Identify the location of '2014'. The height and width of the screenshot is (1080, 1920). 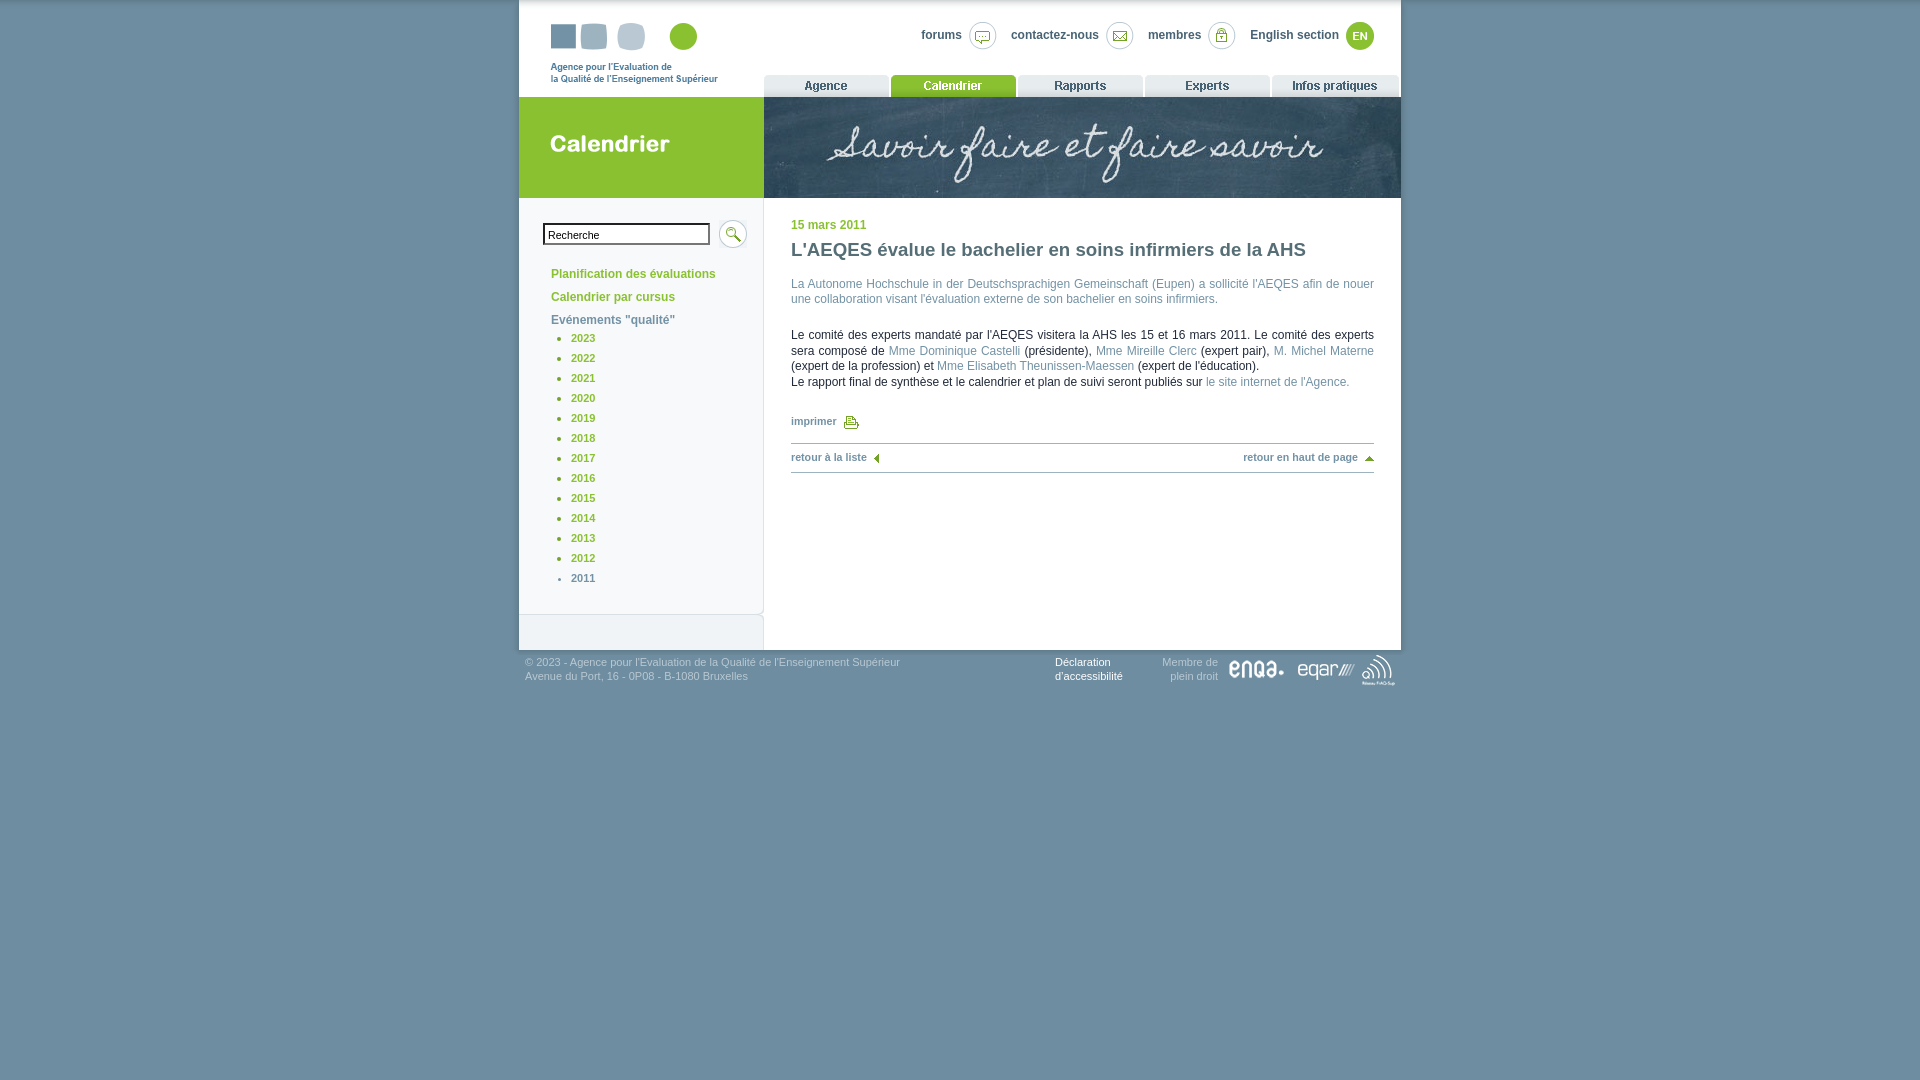
(570, 516).